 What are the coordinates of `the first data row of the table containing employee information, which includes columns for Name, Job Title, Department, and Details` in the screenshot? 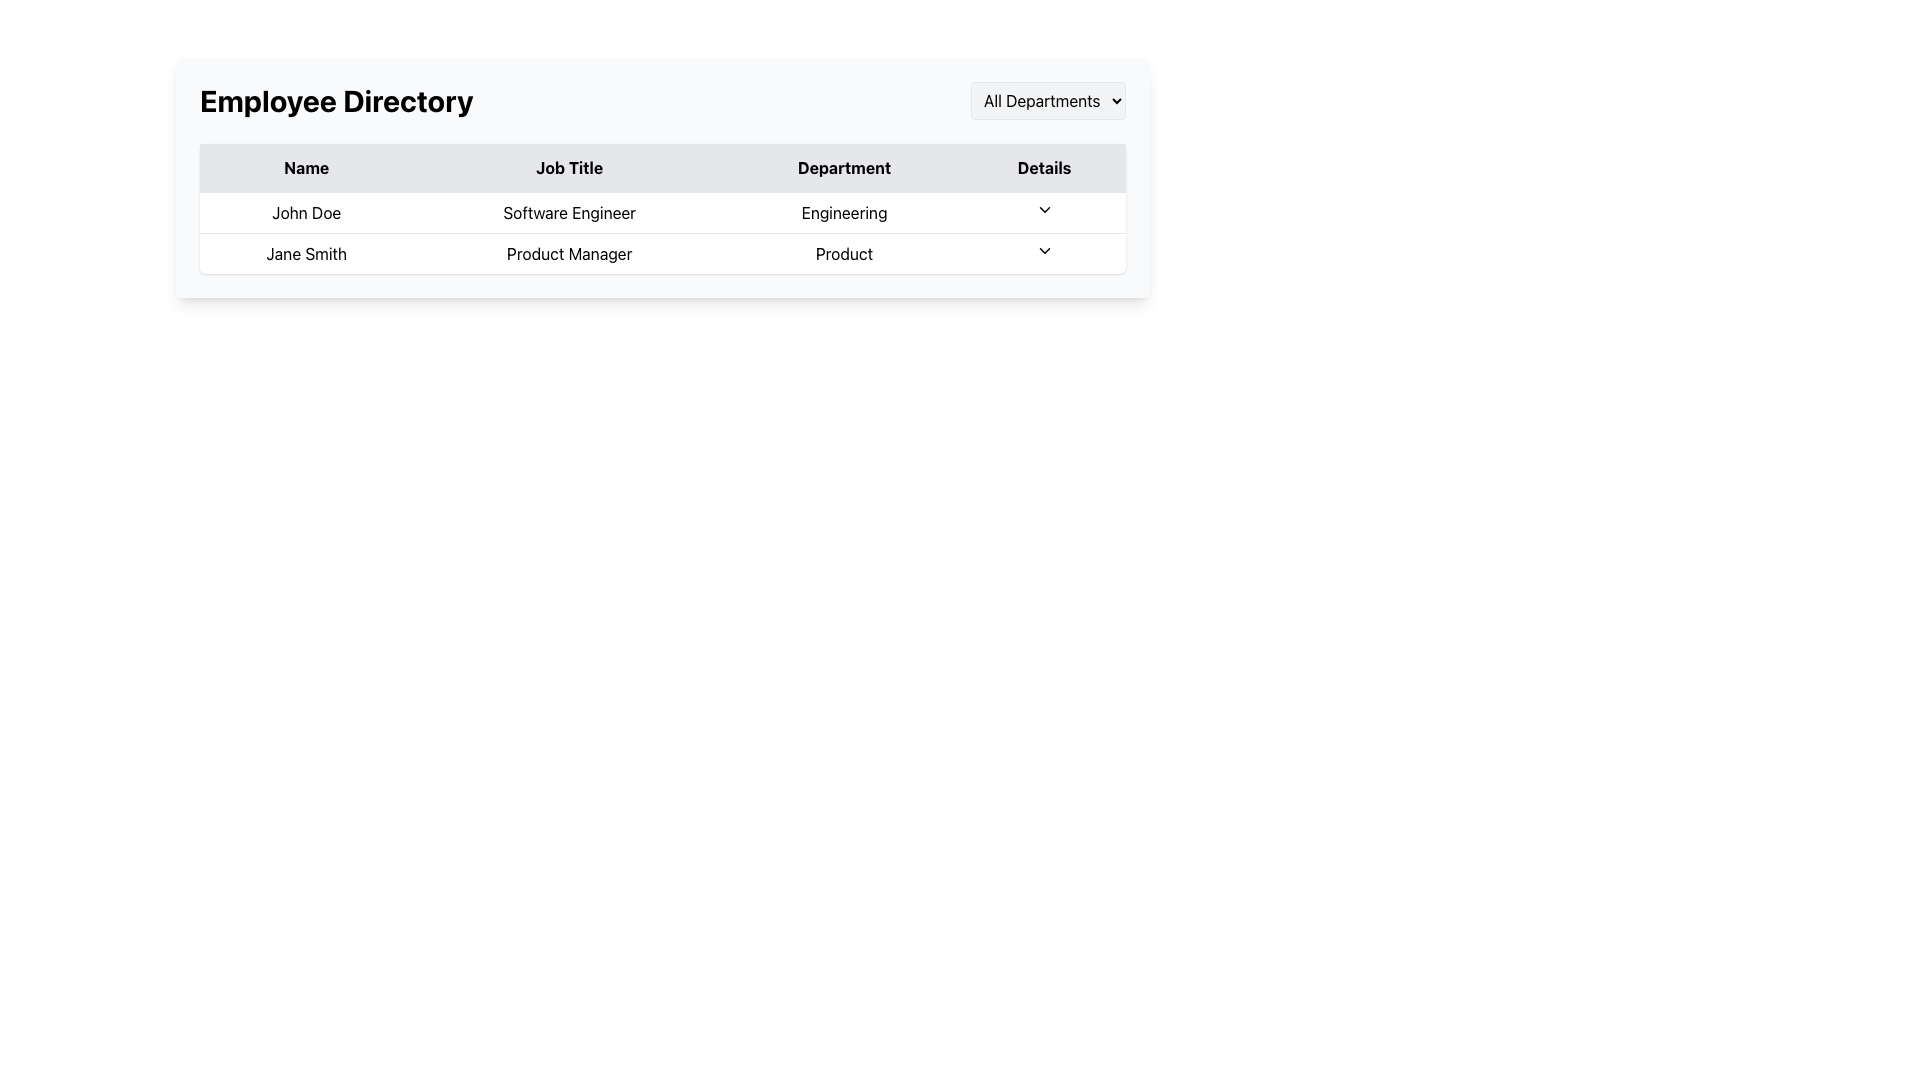 It's located at (662, 208).